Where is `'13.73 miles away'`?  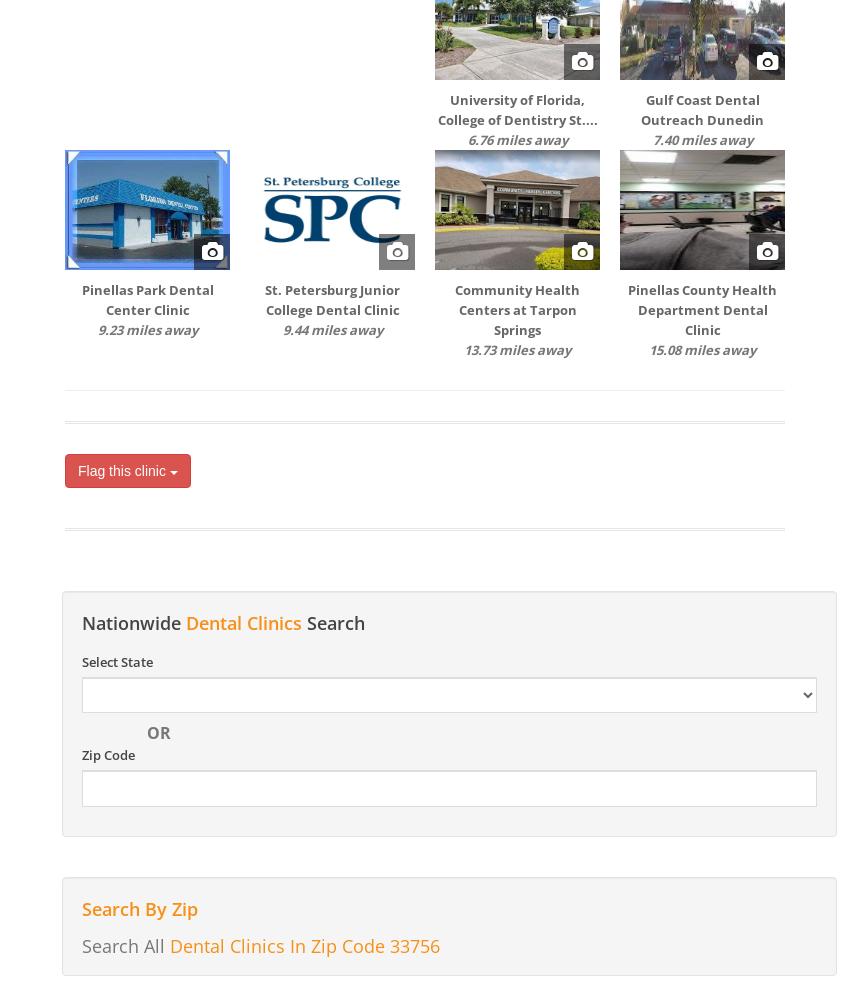 '13.73 miles away' is located at coordinates (516, 350).